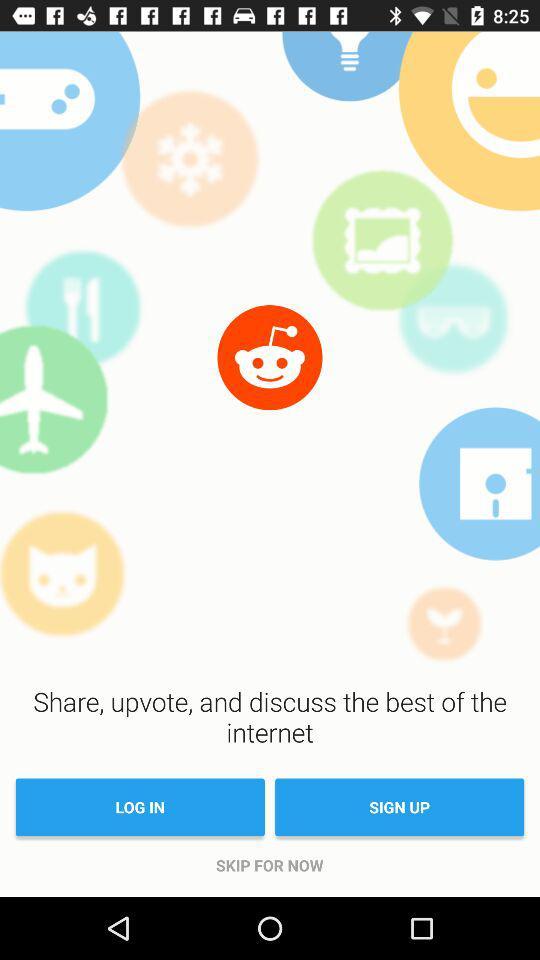 Image resolution: width=540 pixels, height=960 pixels. What do you see at coordinates (139, 807) in the screenshot?
I see `the item to the left of the sign up` at bounding box center [139, 807].